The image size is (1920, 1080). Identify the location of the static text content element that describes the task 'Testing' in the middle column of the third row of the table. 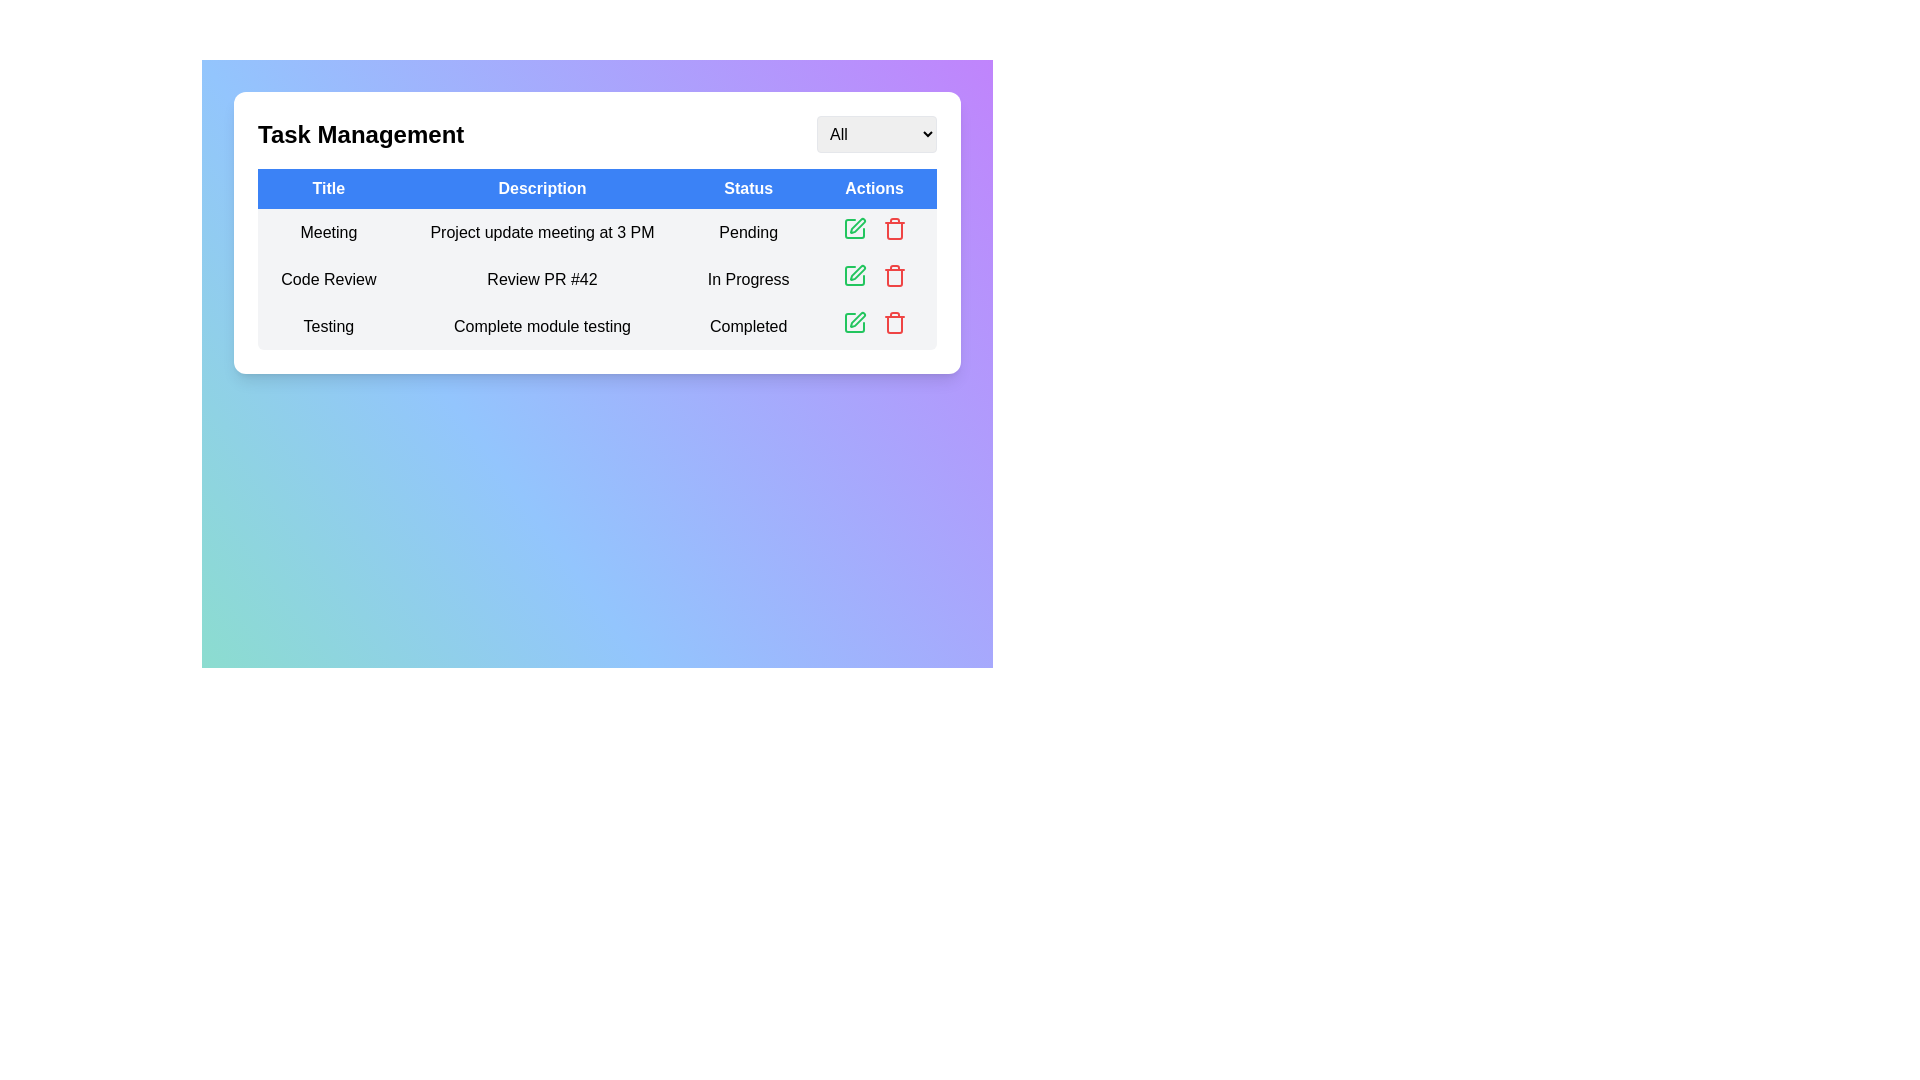
(542, 325).